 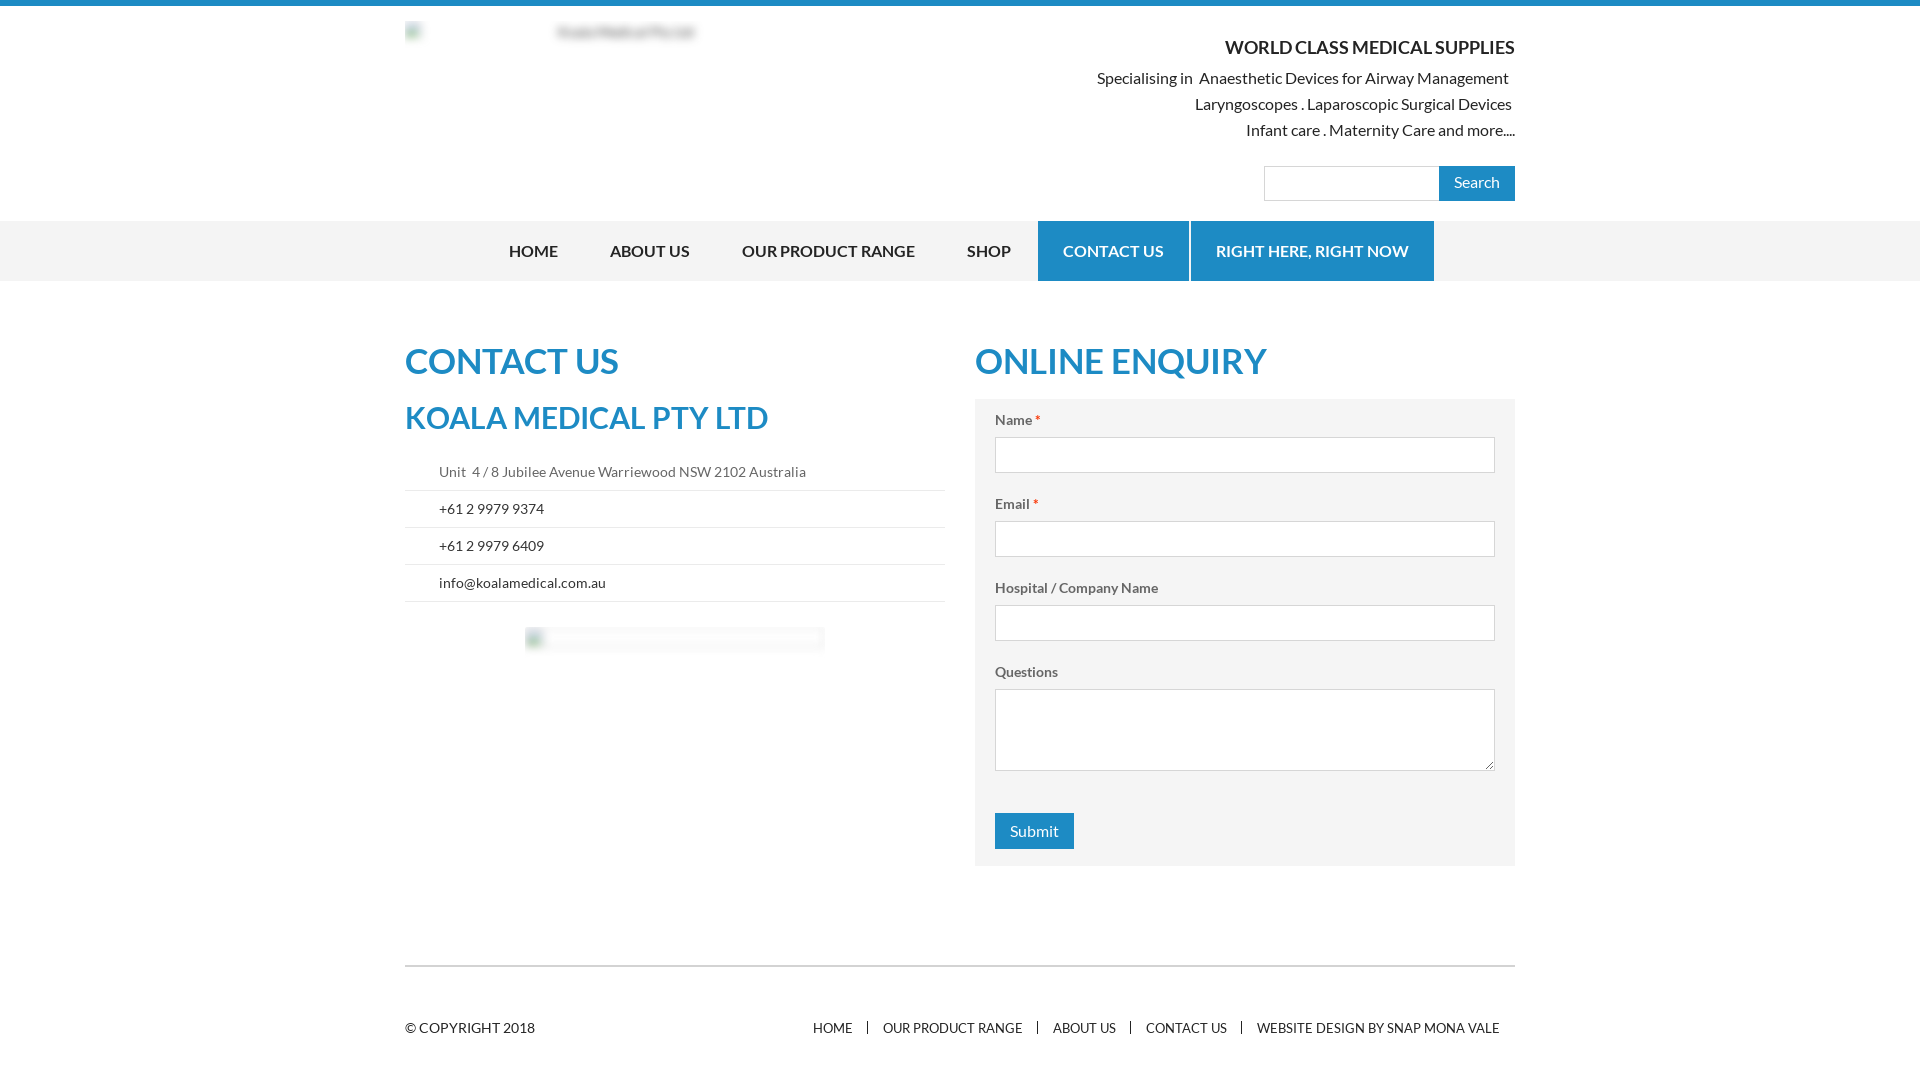 I want to click on 'HOME', so click(x=533, y=249).